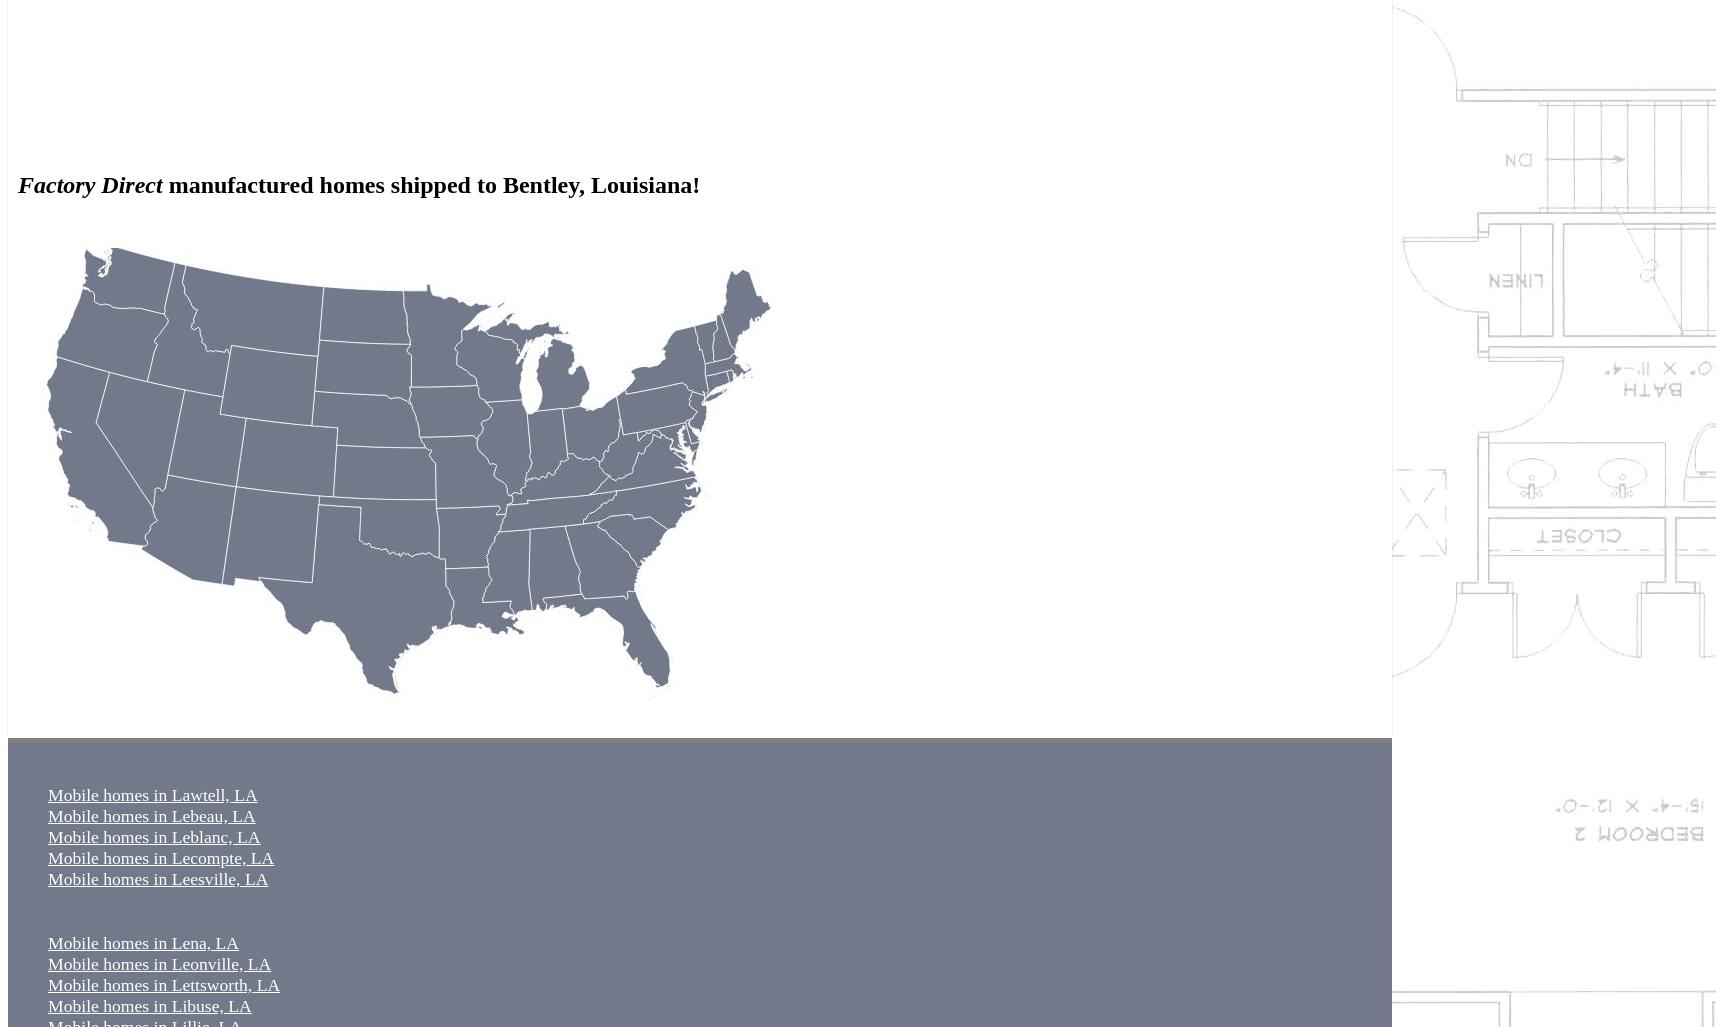  I want to click on 'Factory Direct', so click(17, 183).